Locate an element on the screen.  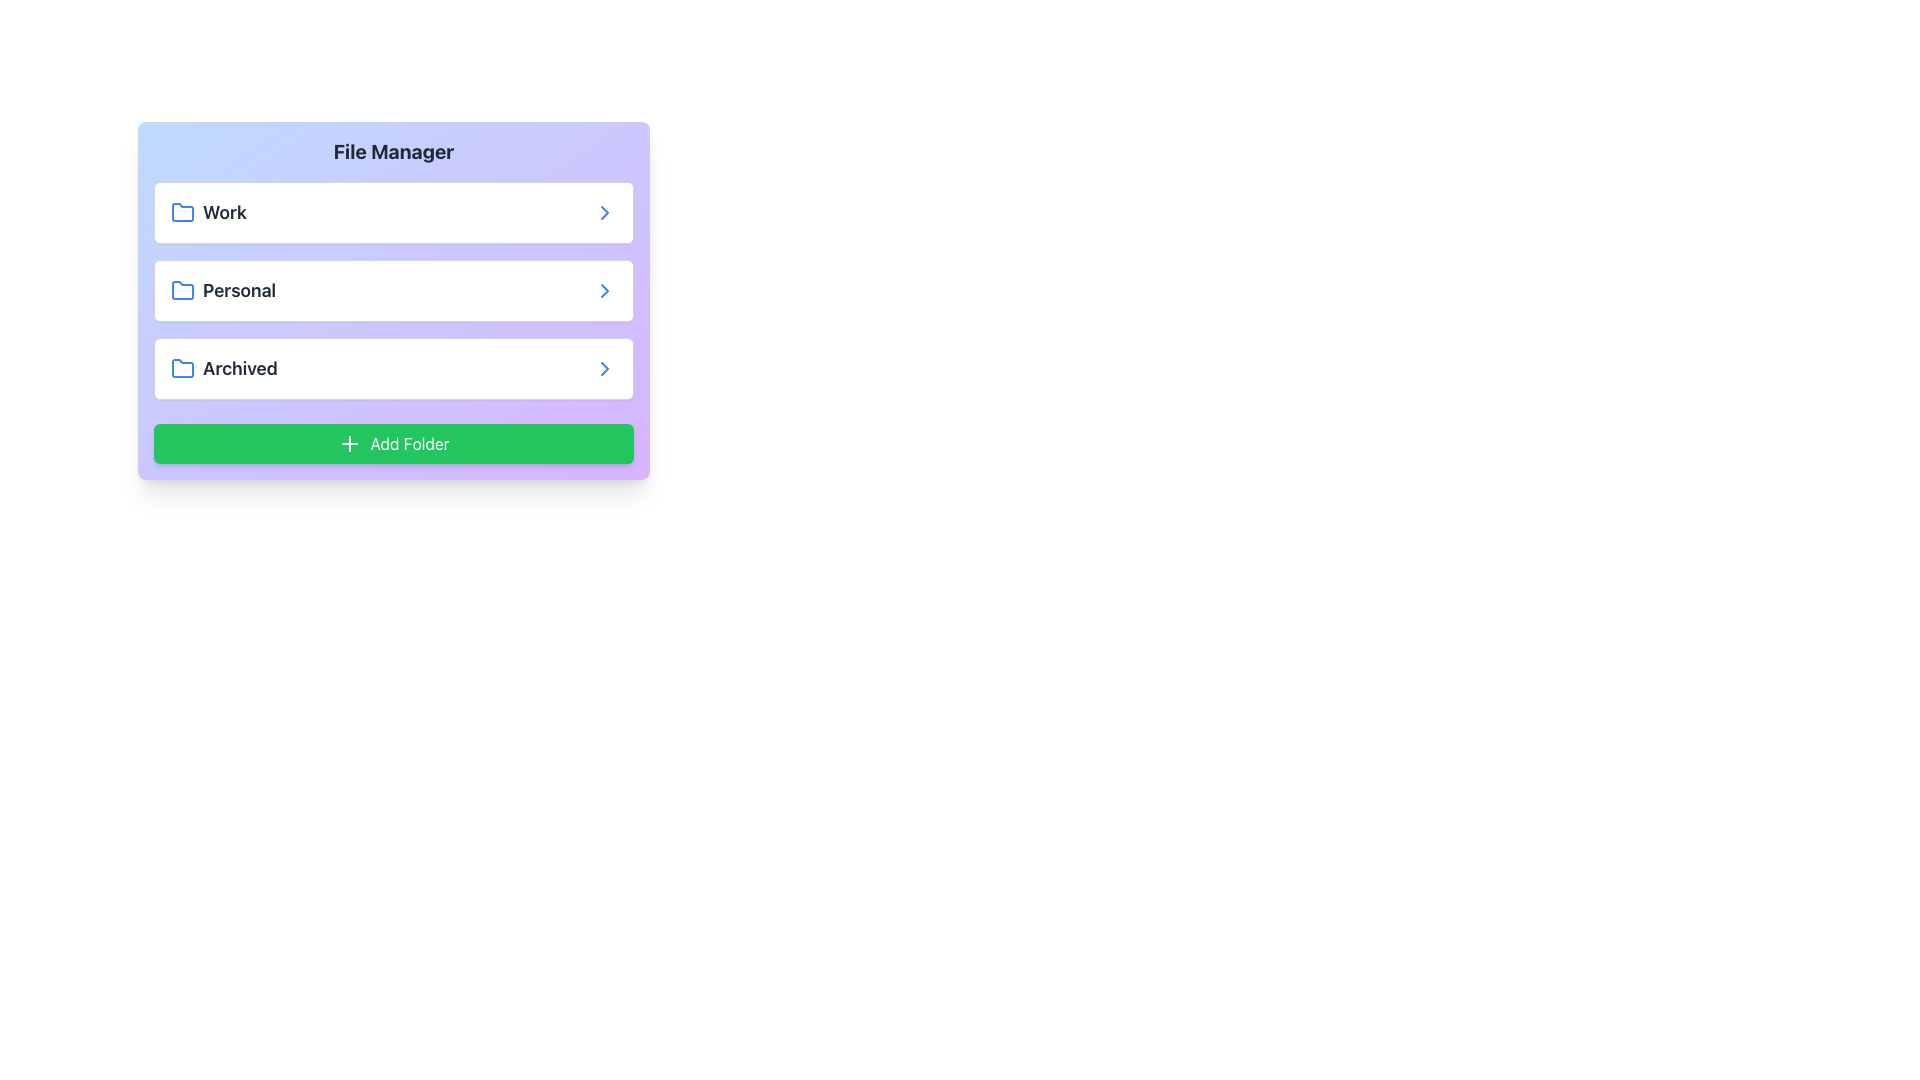
the rightward-facing blue chevron icon located next to the 'Personal' folder label is located at coordinates (603, 290).